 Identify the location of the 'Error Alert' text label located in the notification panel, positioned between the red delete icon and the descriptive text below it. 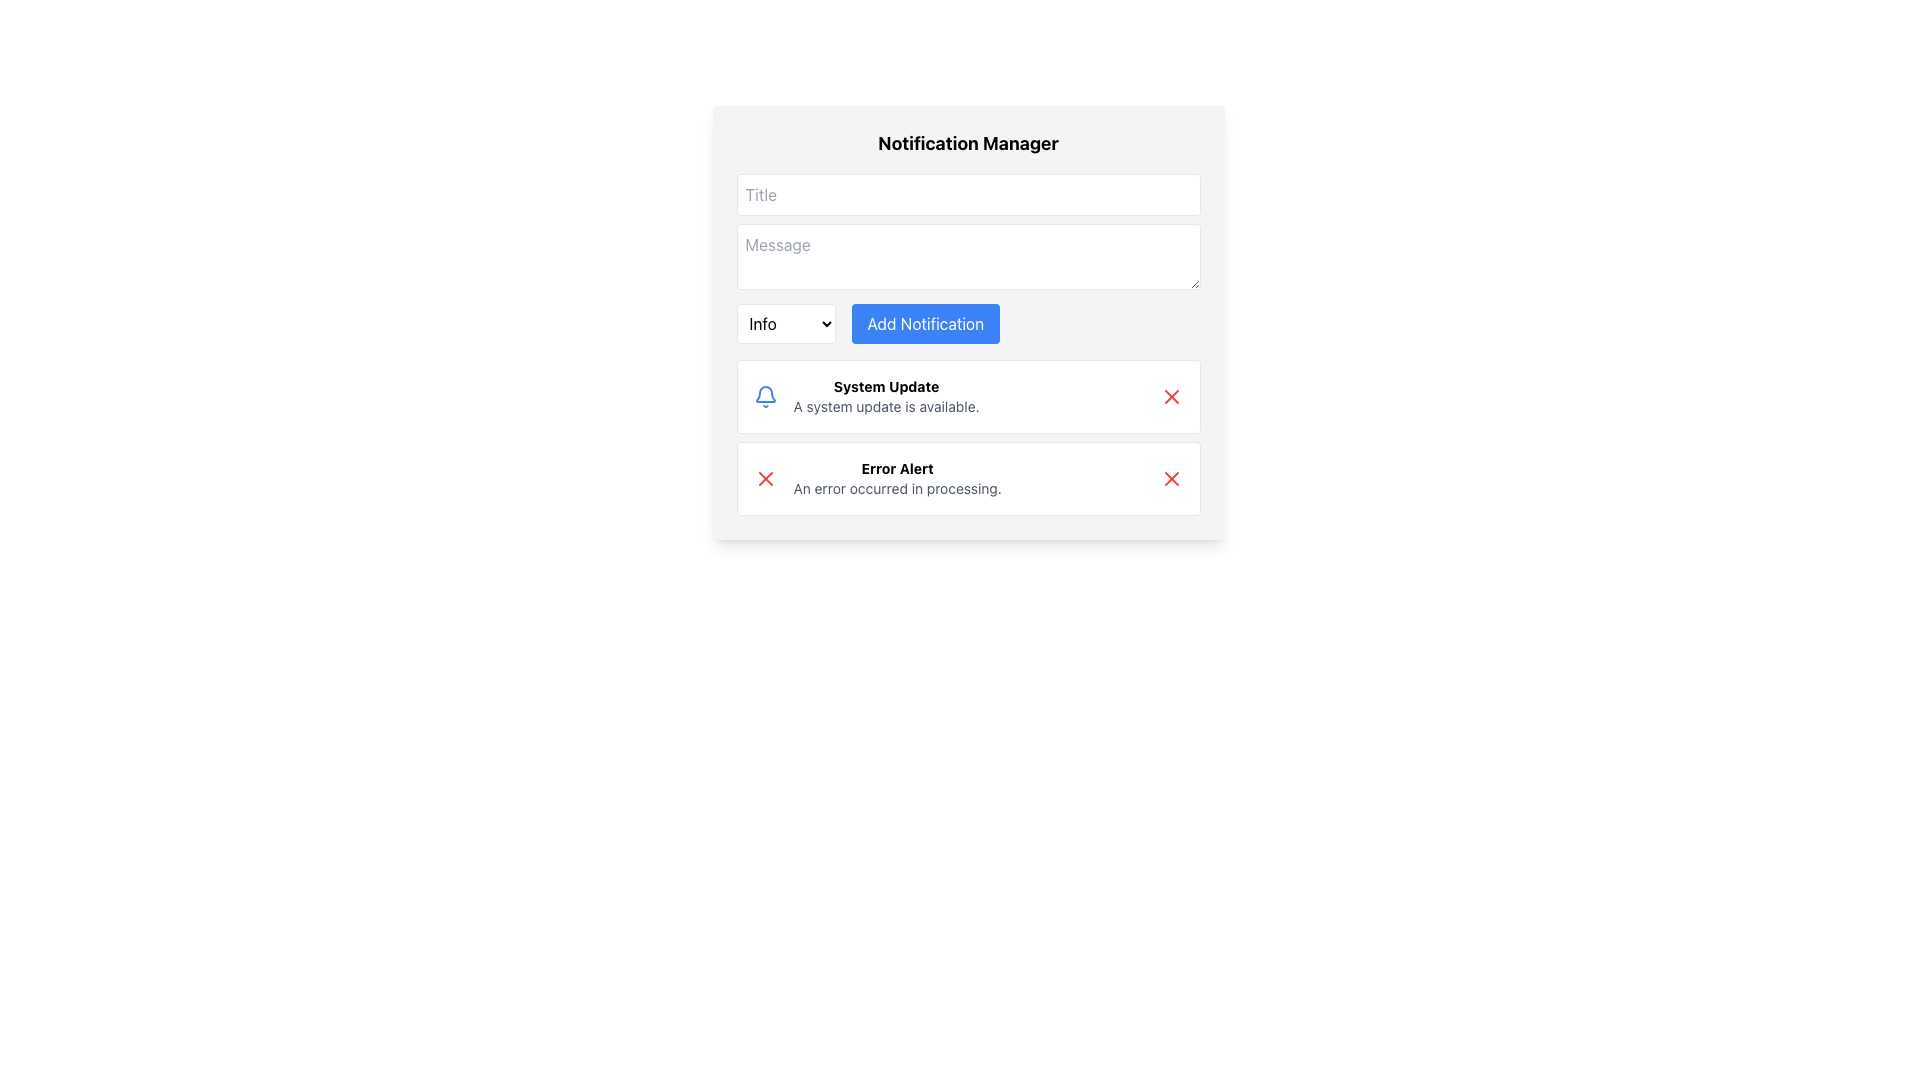
(896, 469).